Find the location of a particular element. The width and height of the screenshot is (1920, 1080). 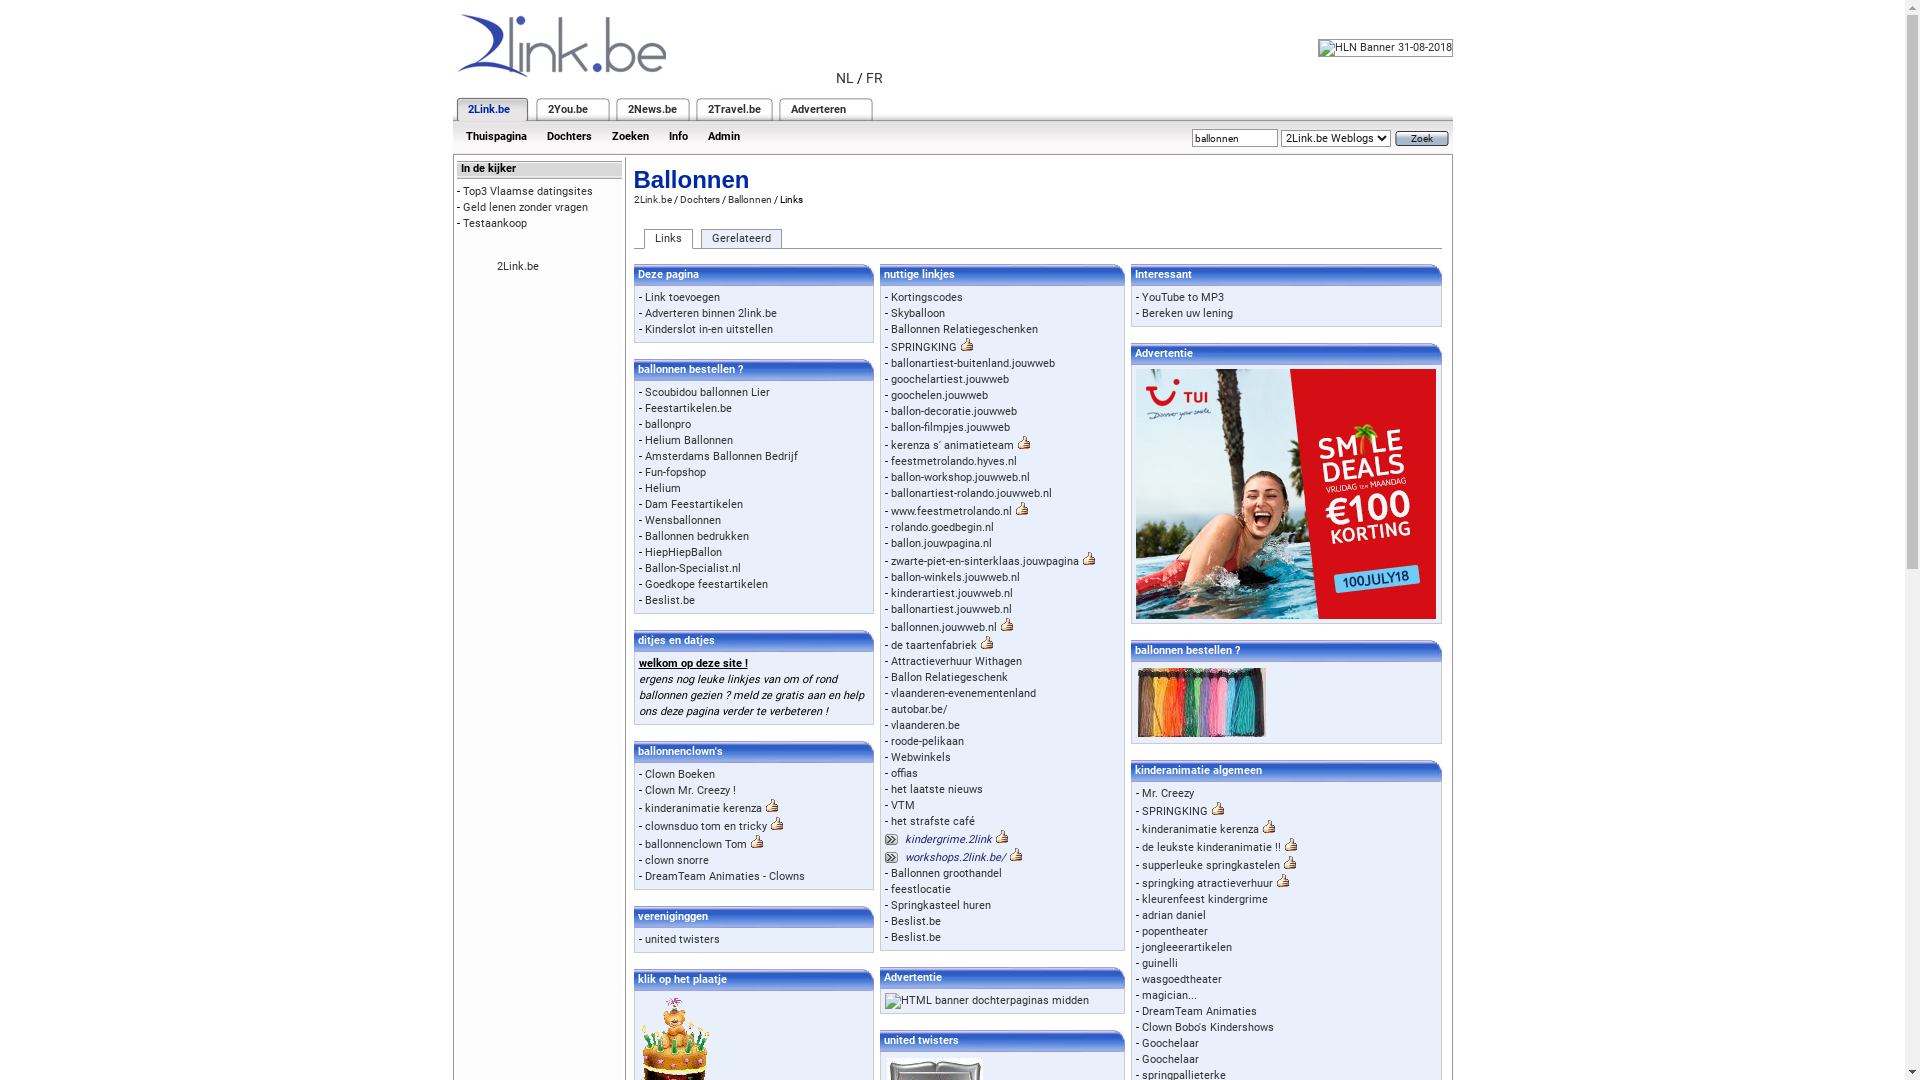

'goochelartiest.jouwweb' is located at coordinates (949, 379).